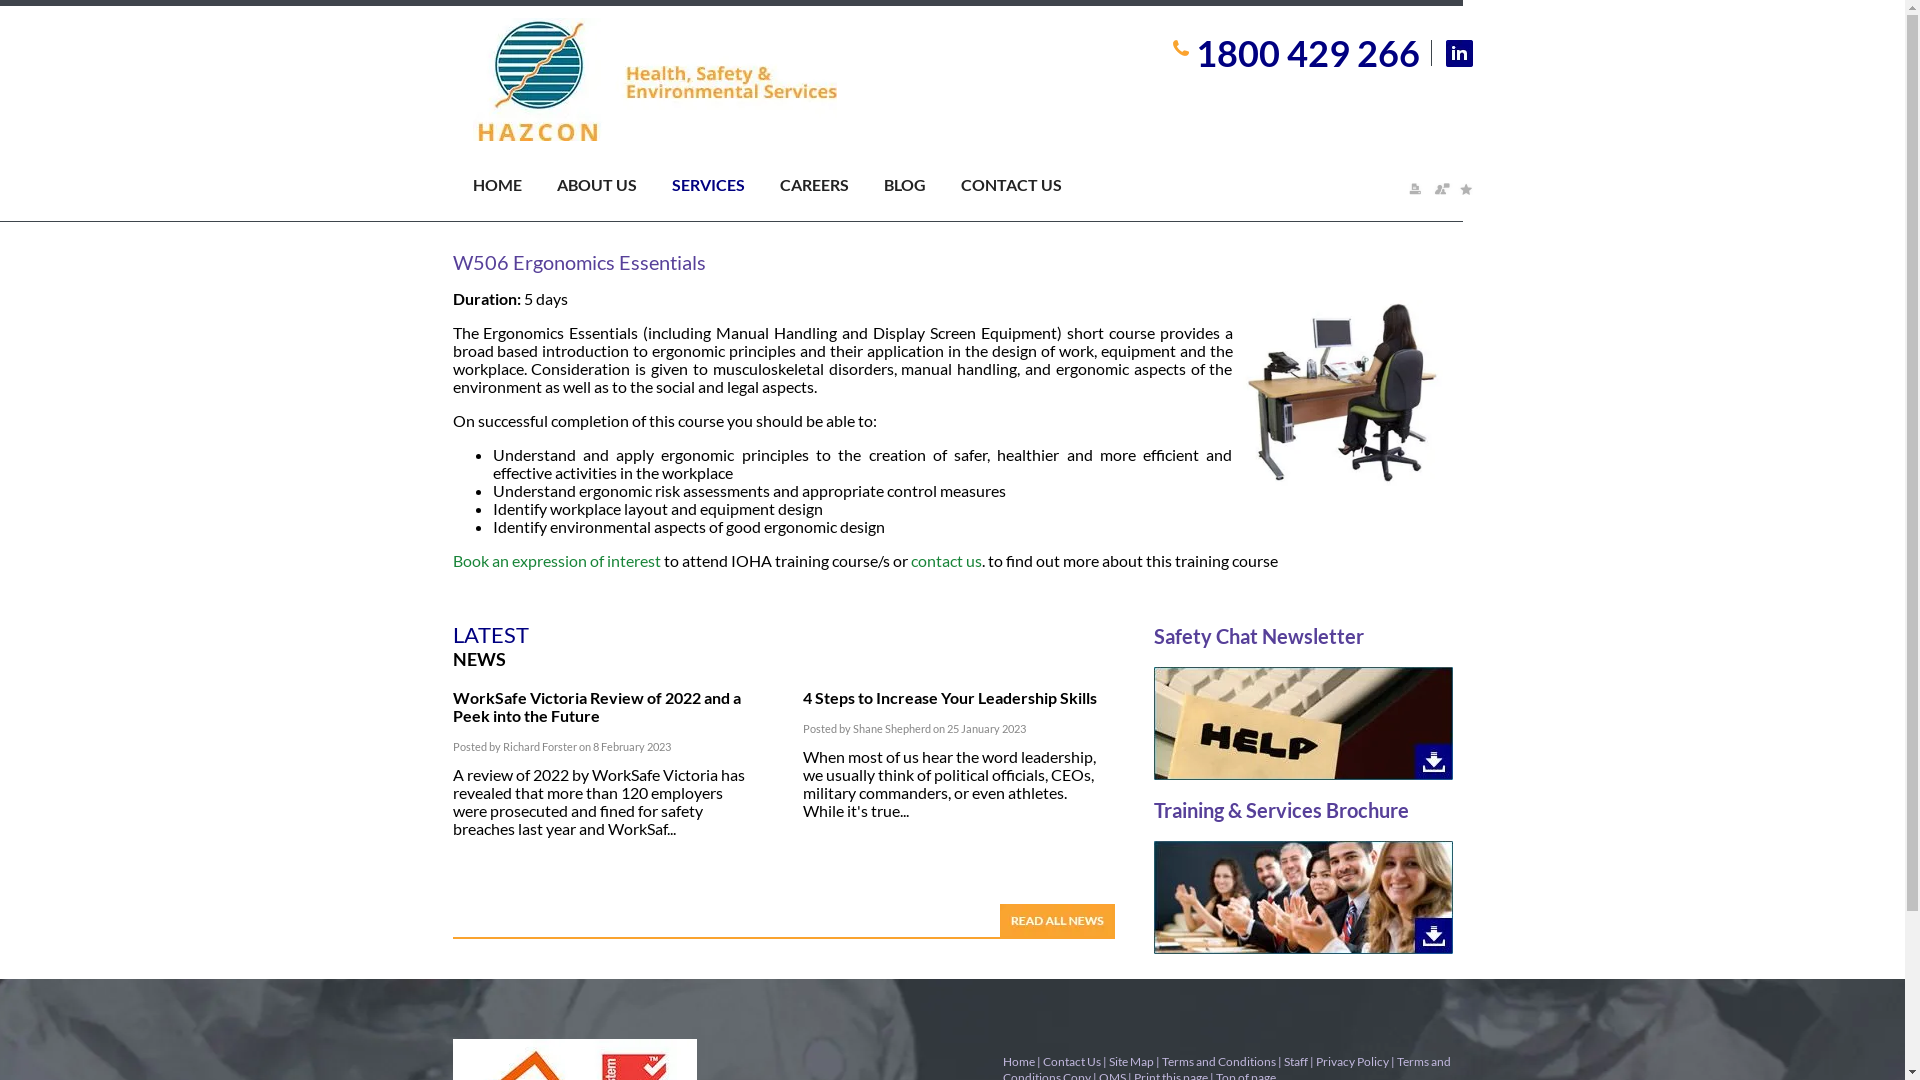 This screenshot has height=1080, width=1920. I want to click on 'SERVICES', so click(724, 189).